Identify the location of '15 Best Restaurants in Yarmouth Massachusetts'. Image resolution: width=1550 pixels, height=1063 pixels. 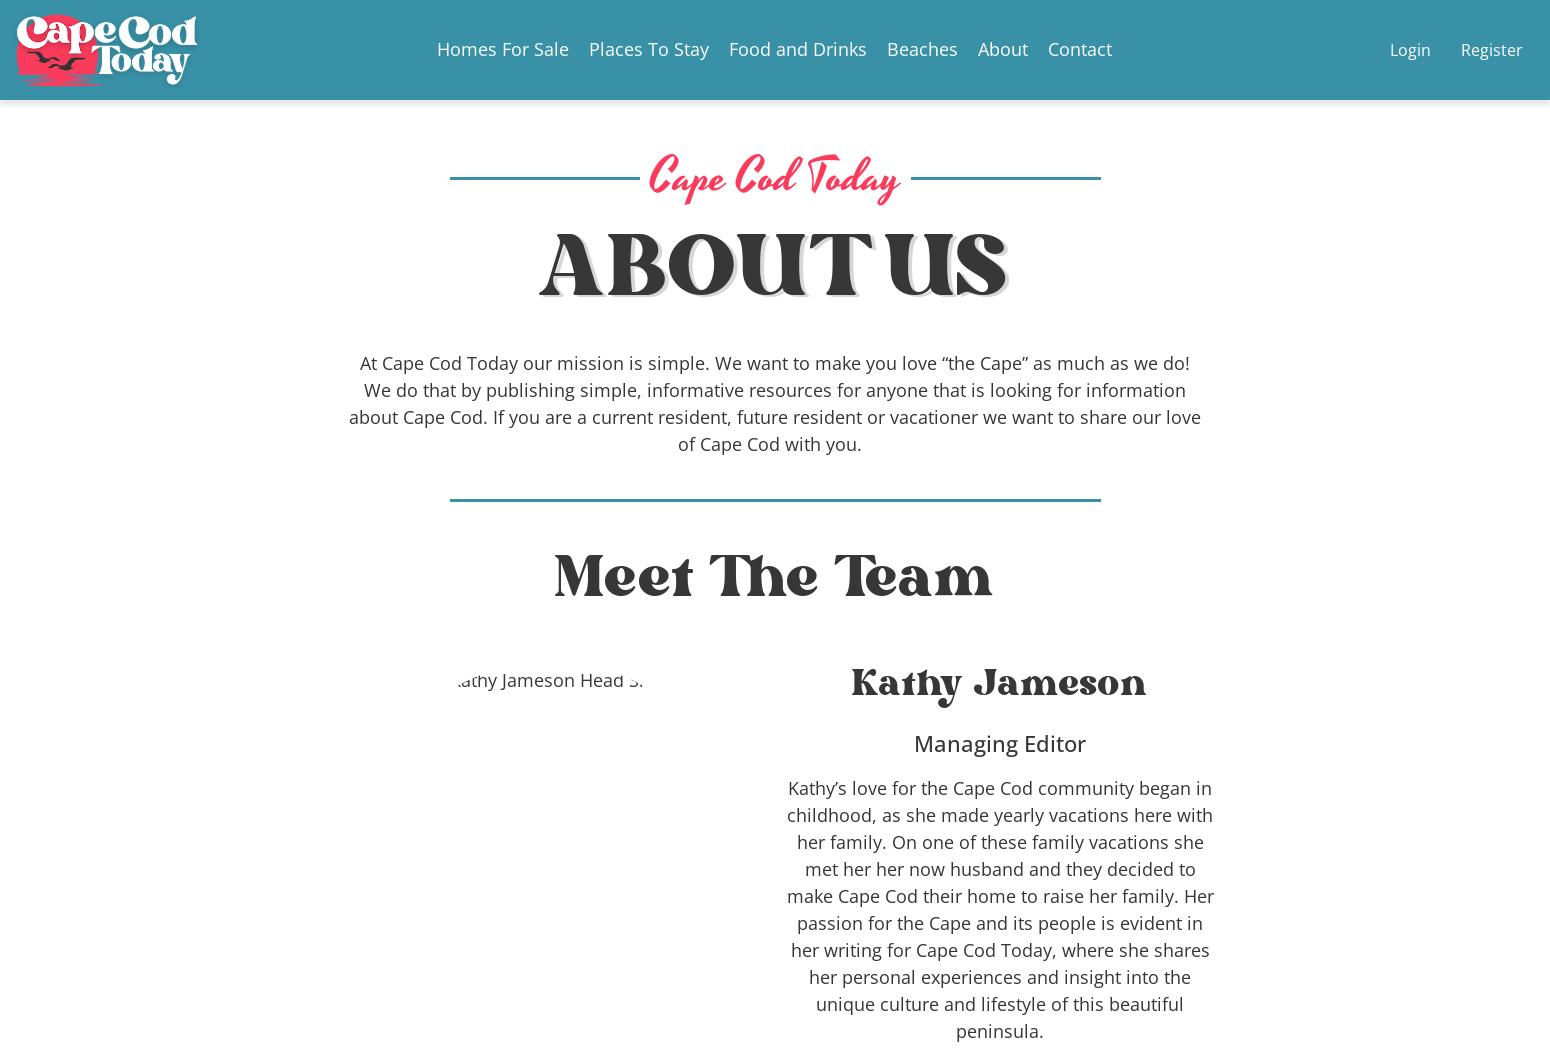
(775, 1007).